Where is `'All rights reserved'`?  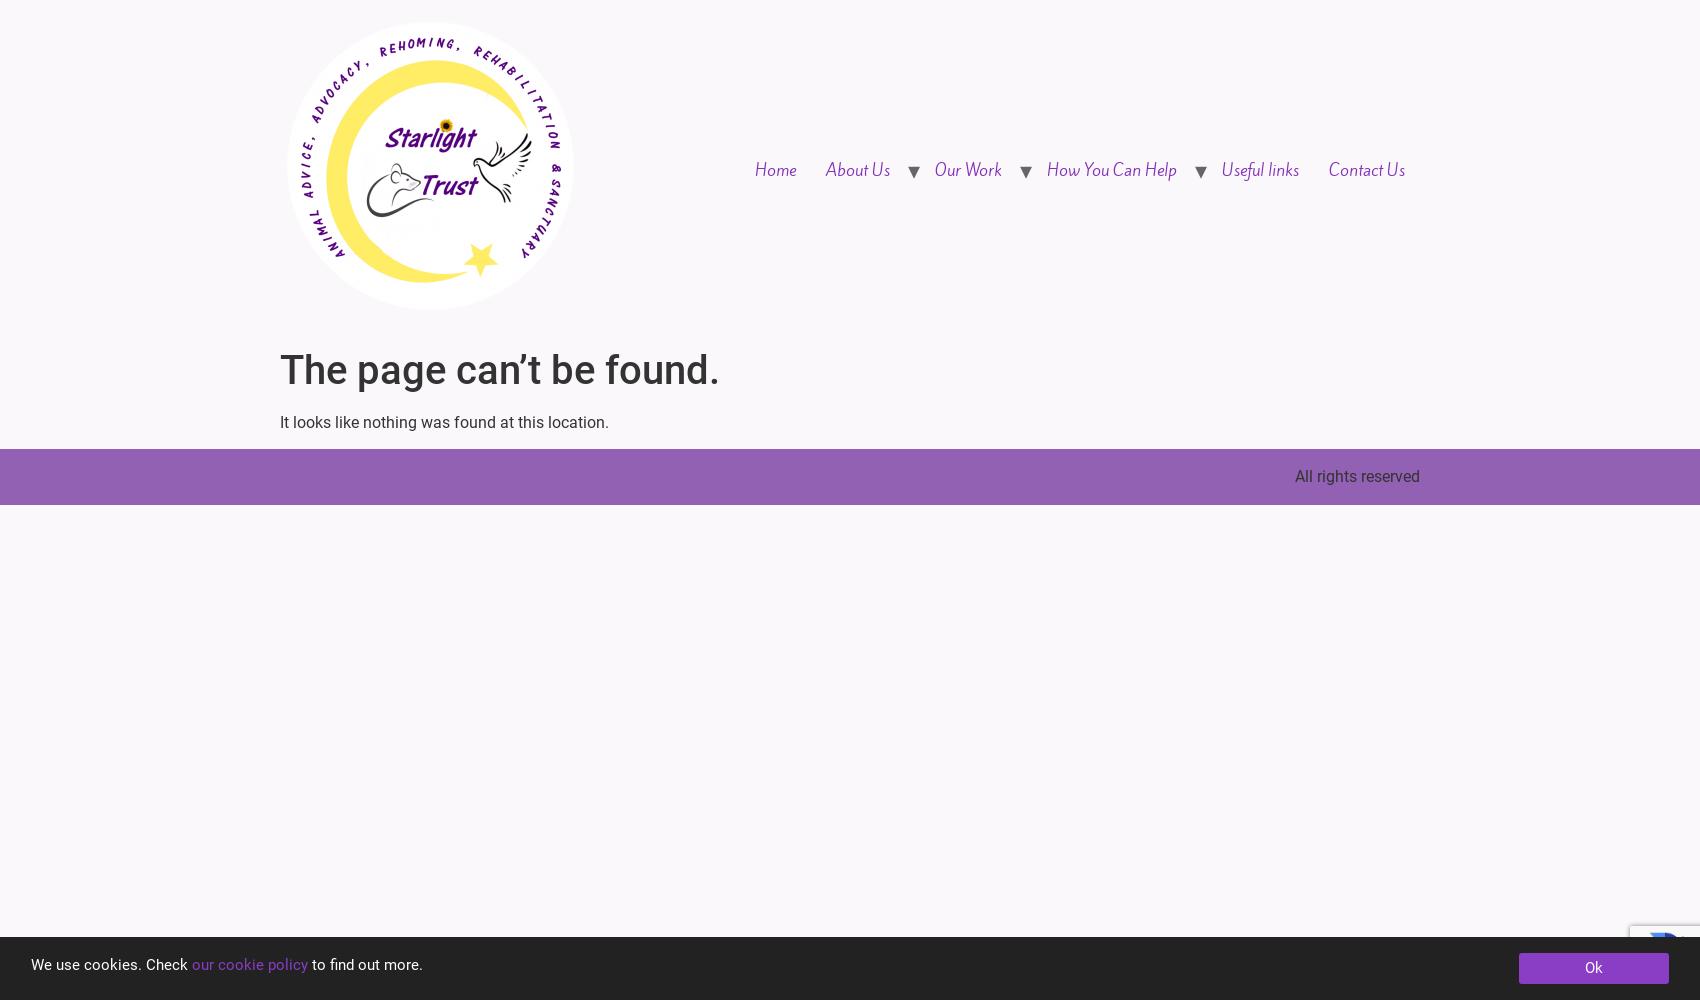
'All rights reserved' is located at coordinates (1357, 475).